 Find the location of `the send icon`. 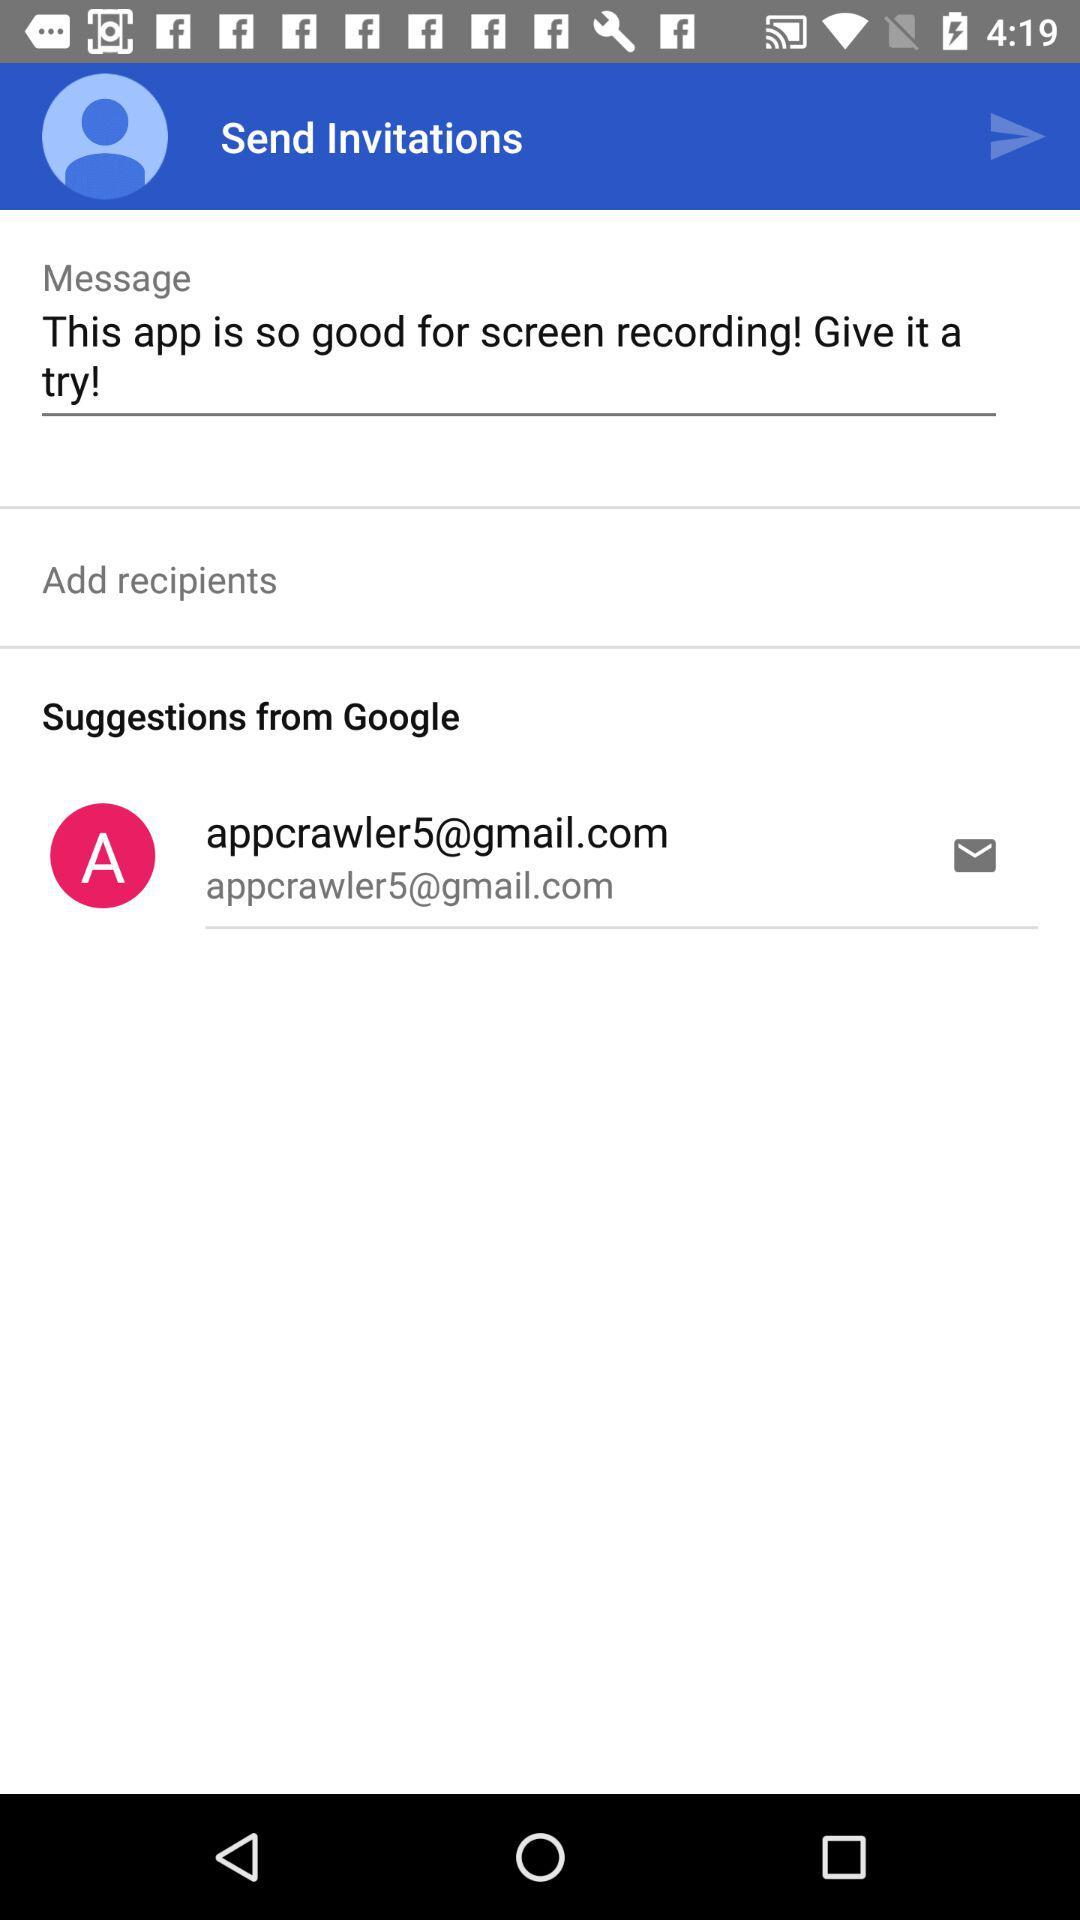

the send icon is located at coordinates (1017, 136).